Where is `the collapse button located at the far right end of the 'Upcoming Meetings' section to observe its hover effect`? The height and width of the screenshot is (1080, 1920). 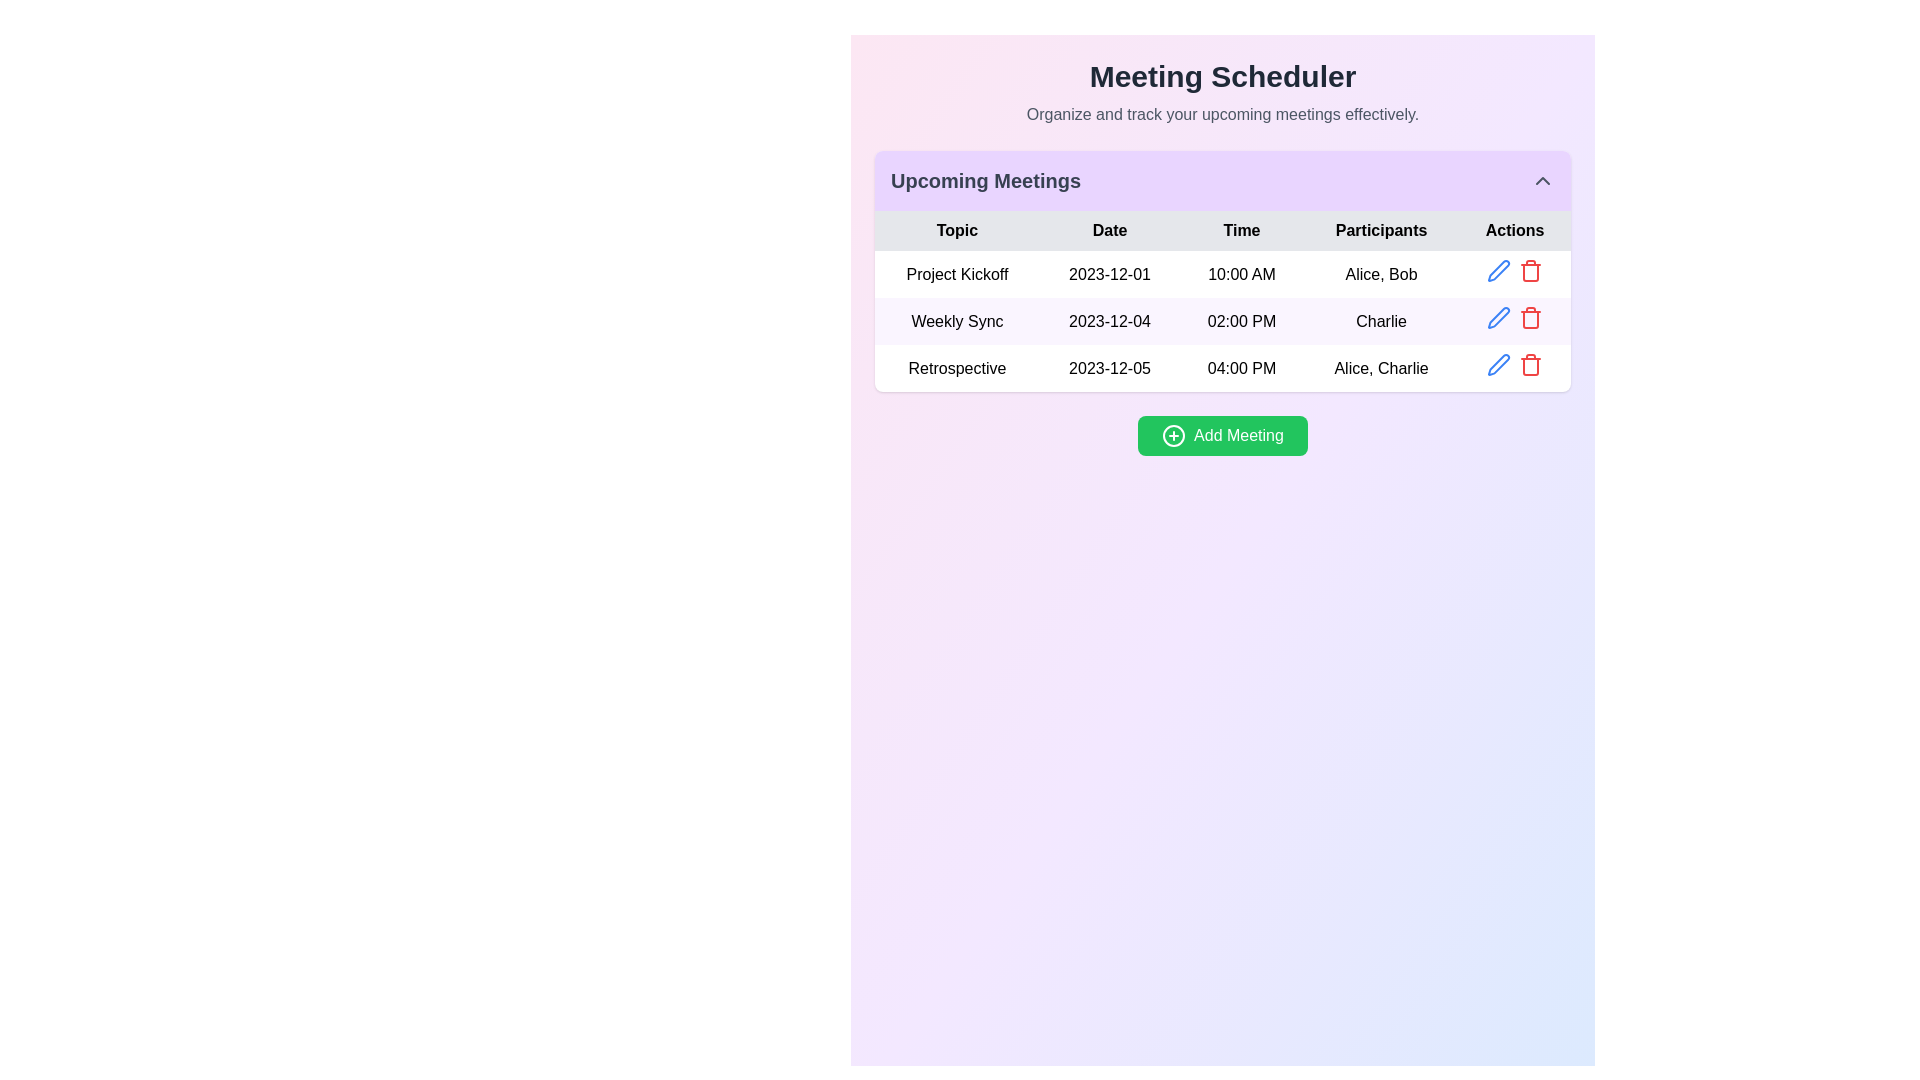
the collapse button located at the far right end of the 'Upcoming Meetings' section to observe its hover effect is located at coordinates (1541, 181).